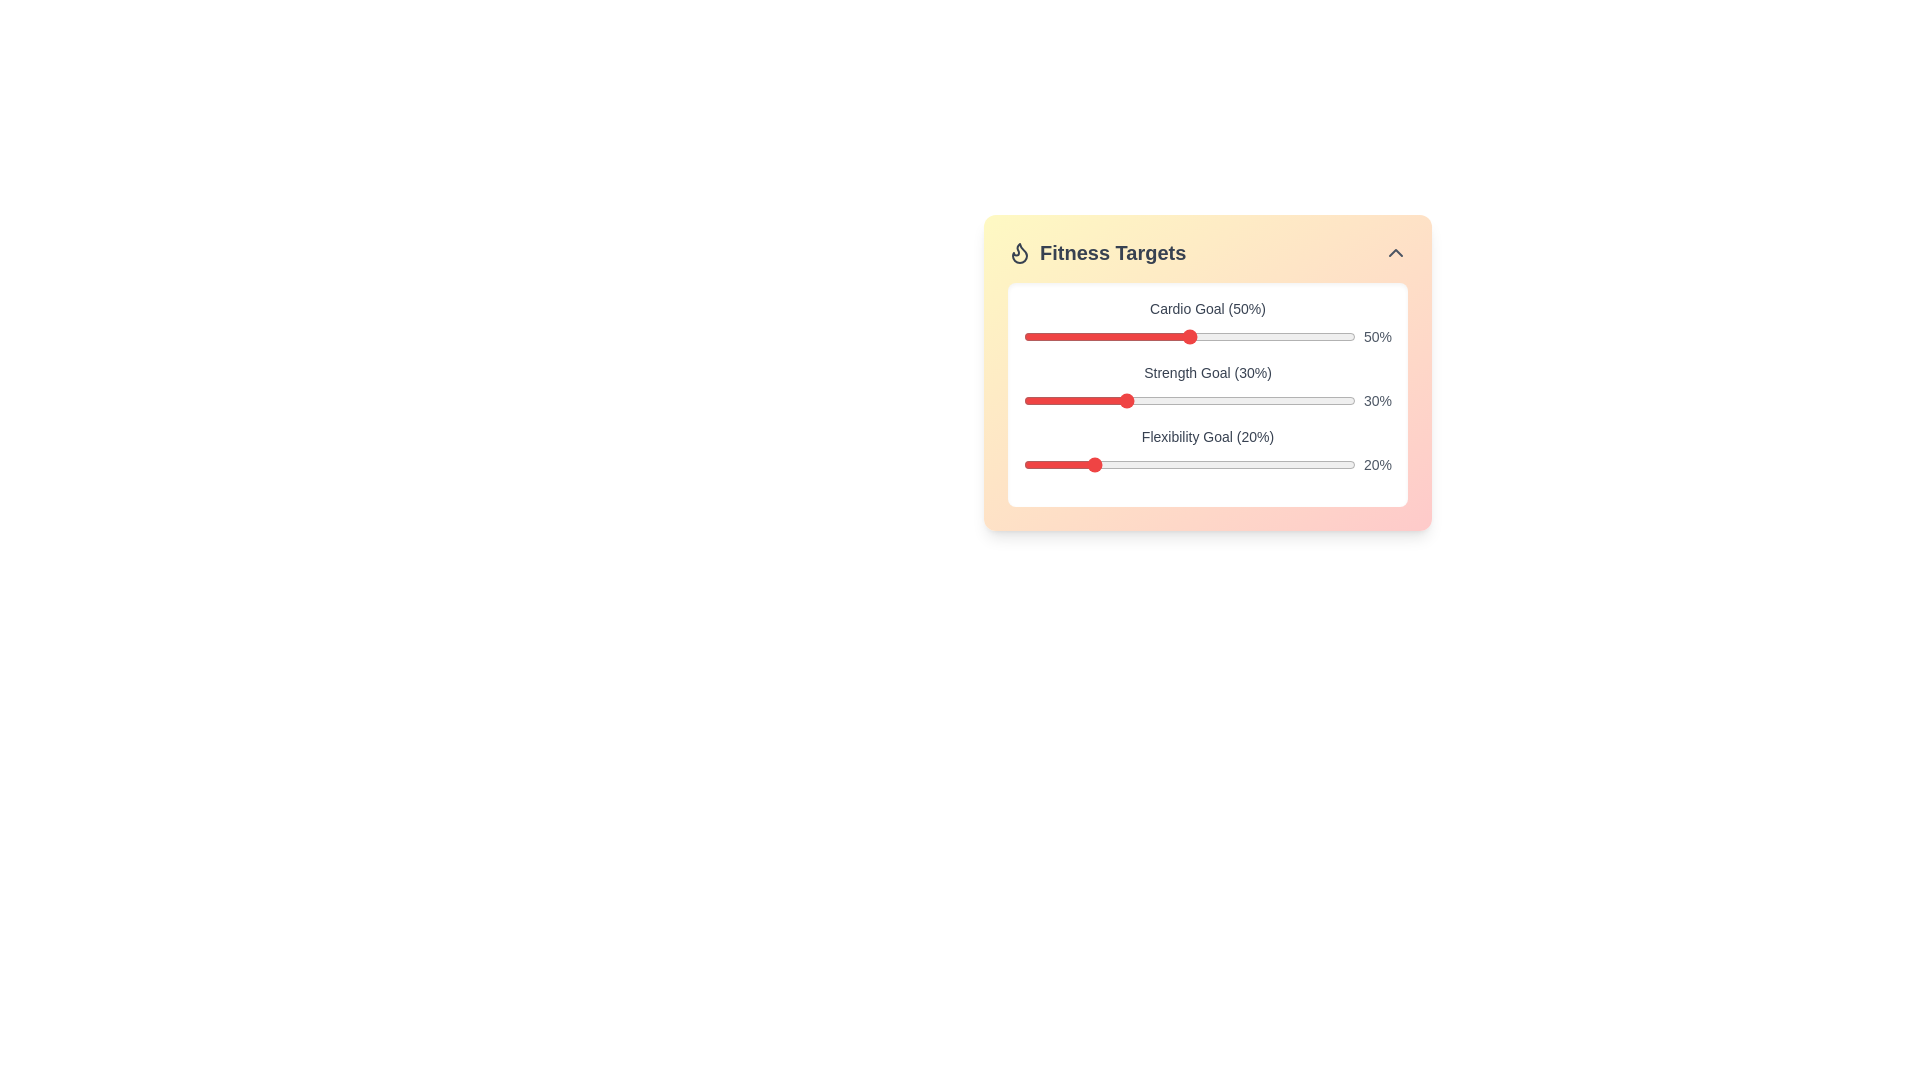 This screenshot has width=1920, height=1080. What do you see at coordinates (1056, 401) in the screenshot?
I see `the strength goal slider to 10% by dragging the slider` at bounding box center [1056, 401].